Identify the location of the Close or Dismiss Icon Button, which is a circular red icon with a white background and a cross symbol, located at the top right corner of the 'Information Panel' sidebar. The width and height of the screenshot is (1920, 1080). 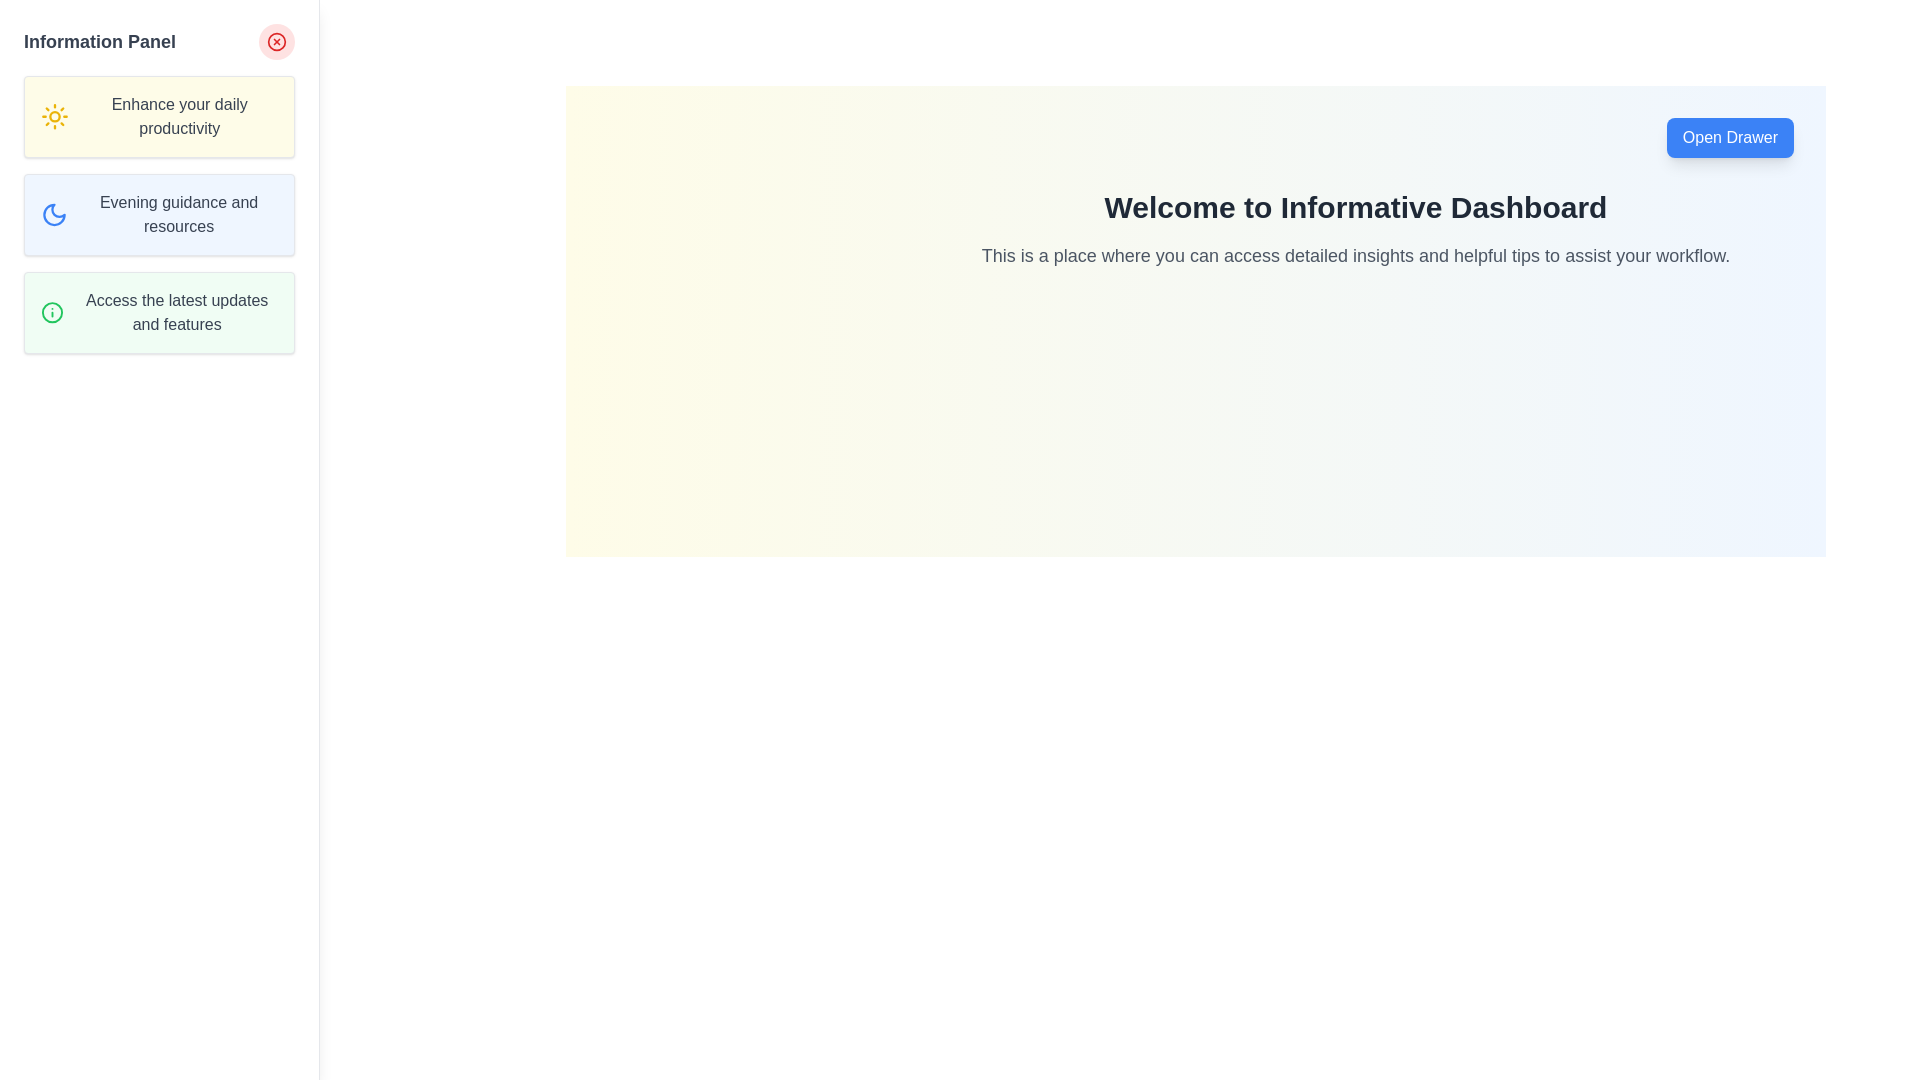
(276, 42).